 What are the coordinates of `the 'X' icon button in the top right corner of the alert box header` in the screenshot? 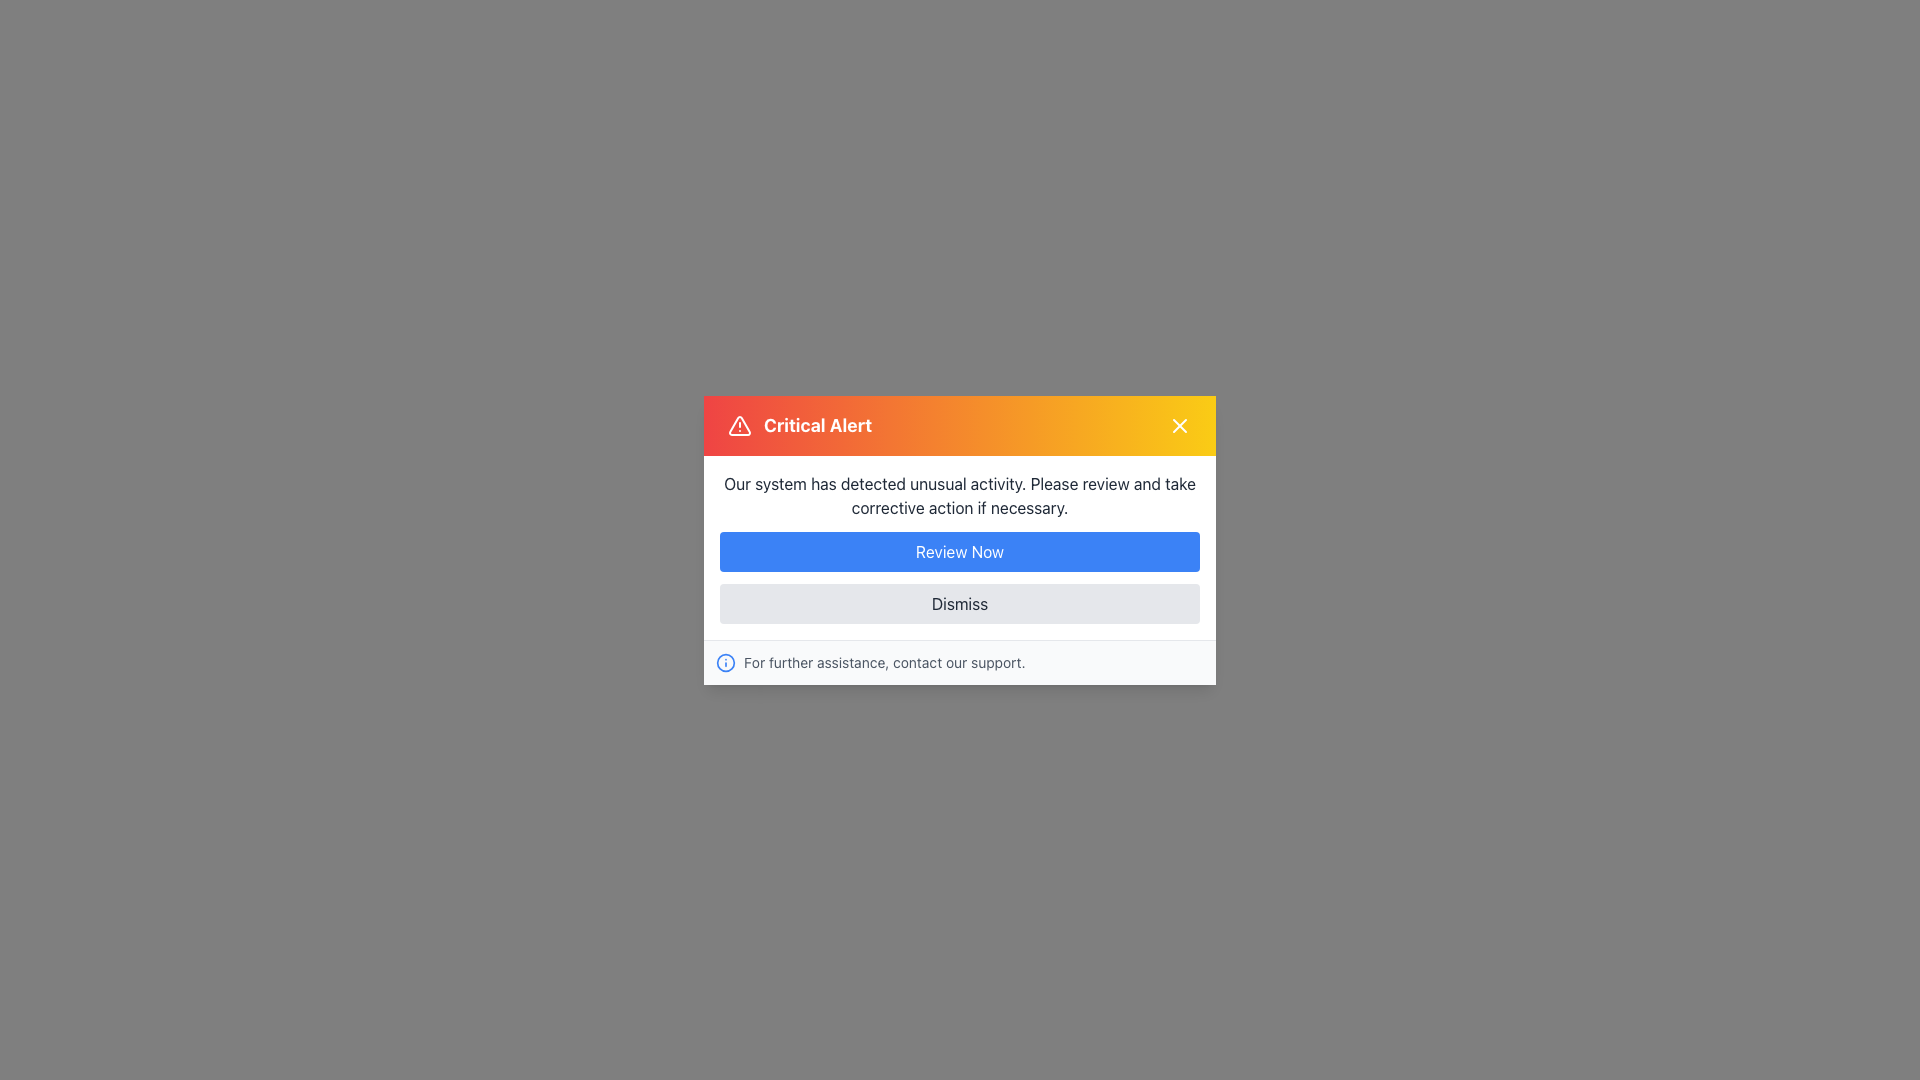 It's located at (1180, 423).